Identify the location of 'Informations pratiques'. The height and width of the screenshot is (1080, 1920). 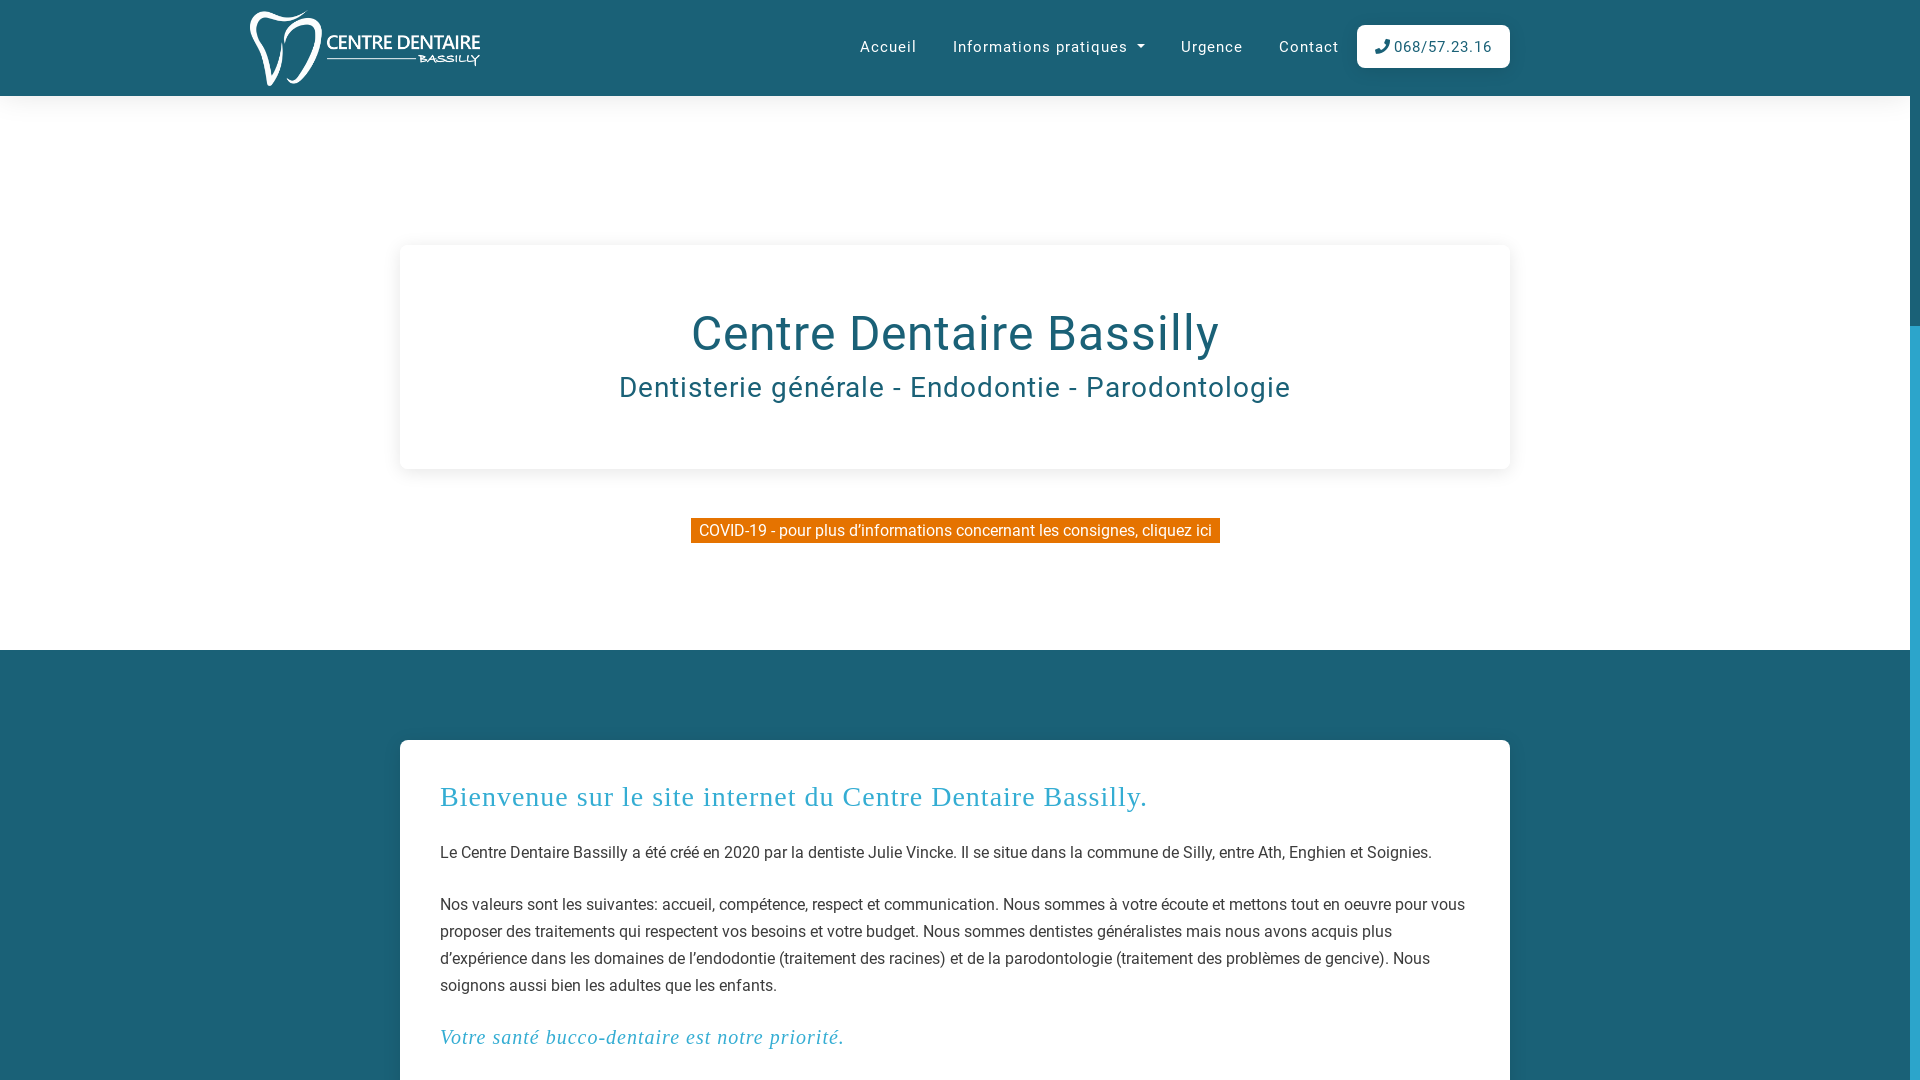
(944, 47).